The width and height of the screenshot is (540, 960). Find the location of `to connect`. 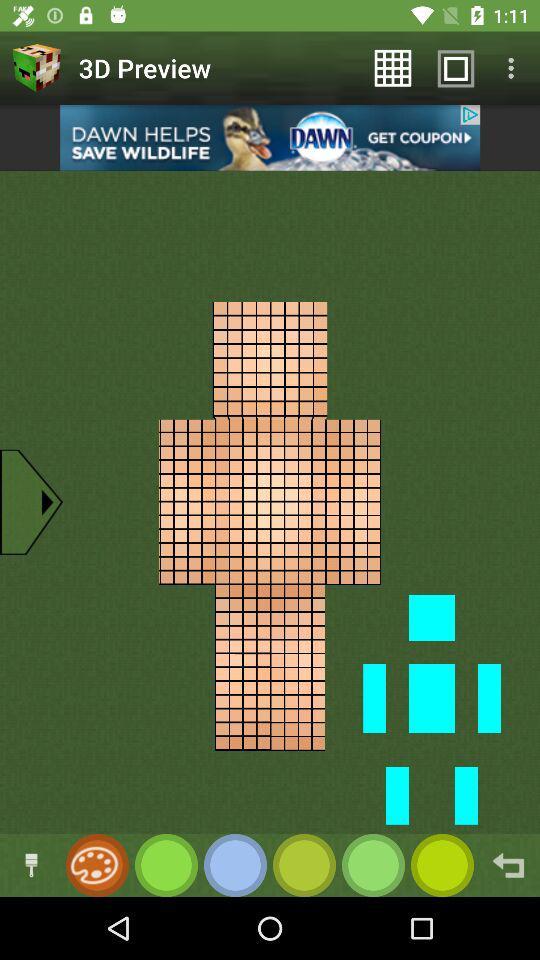

to connect is located at coordinates (30, 864).